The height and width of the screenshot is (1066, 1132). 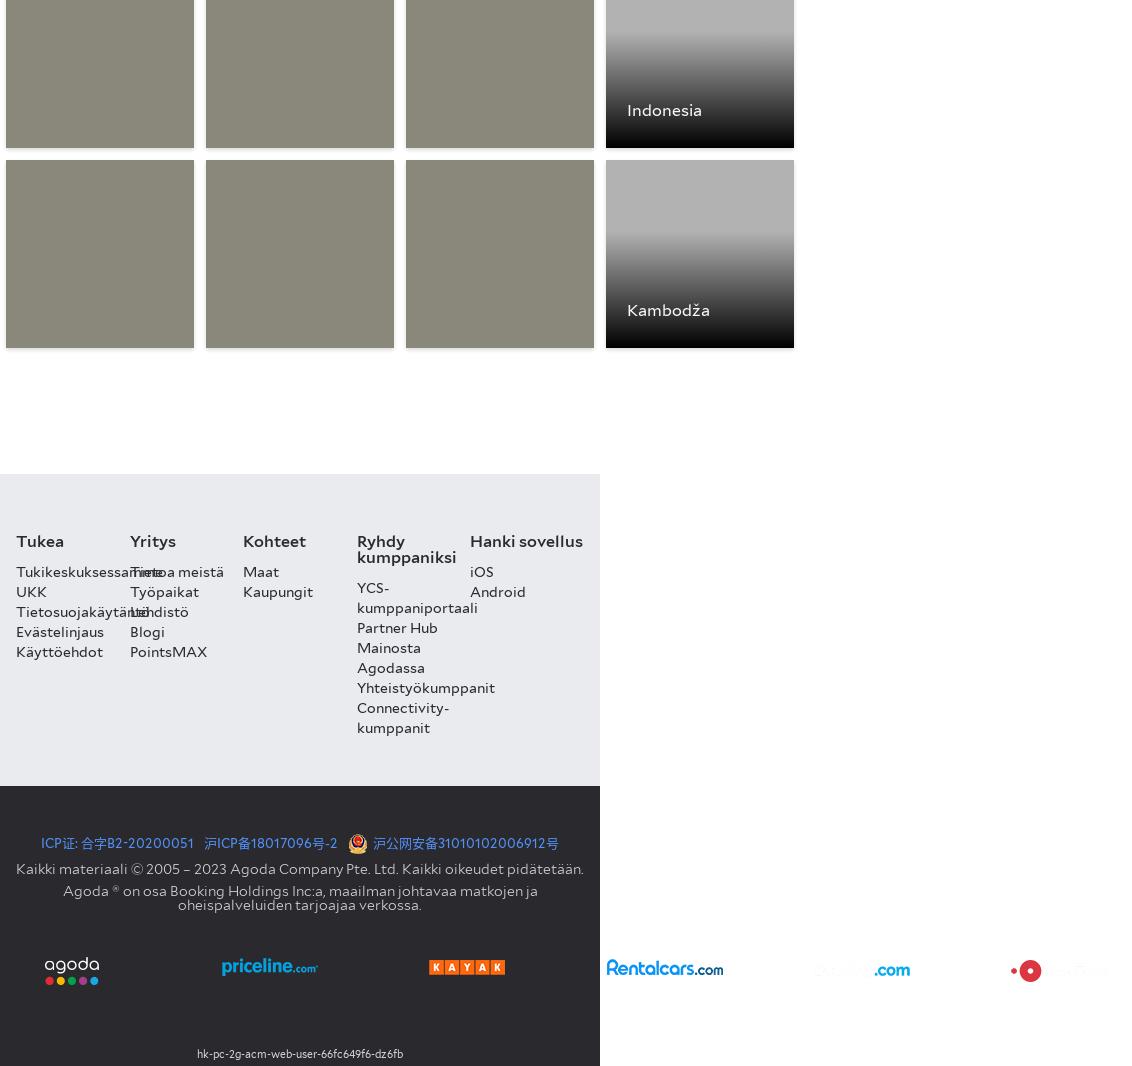 I want to click on 'Hanki sovellus', so click(x=470, y=539).